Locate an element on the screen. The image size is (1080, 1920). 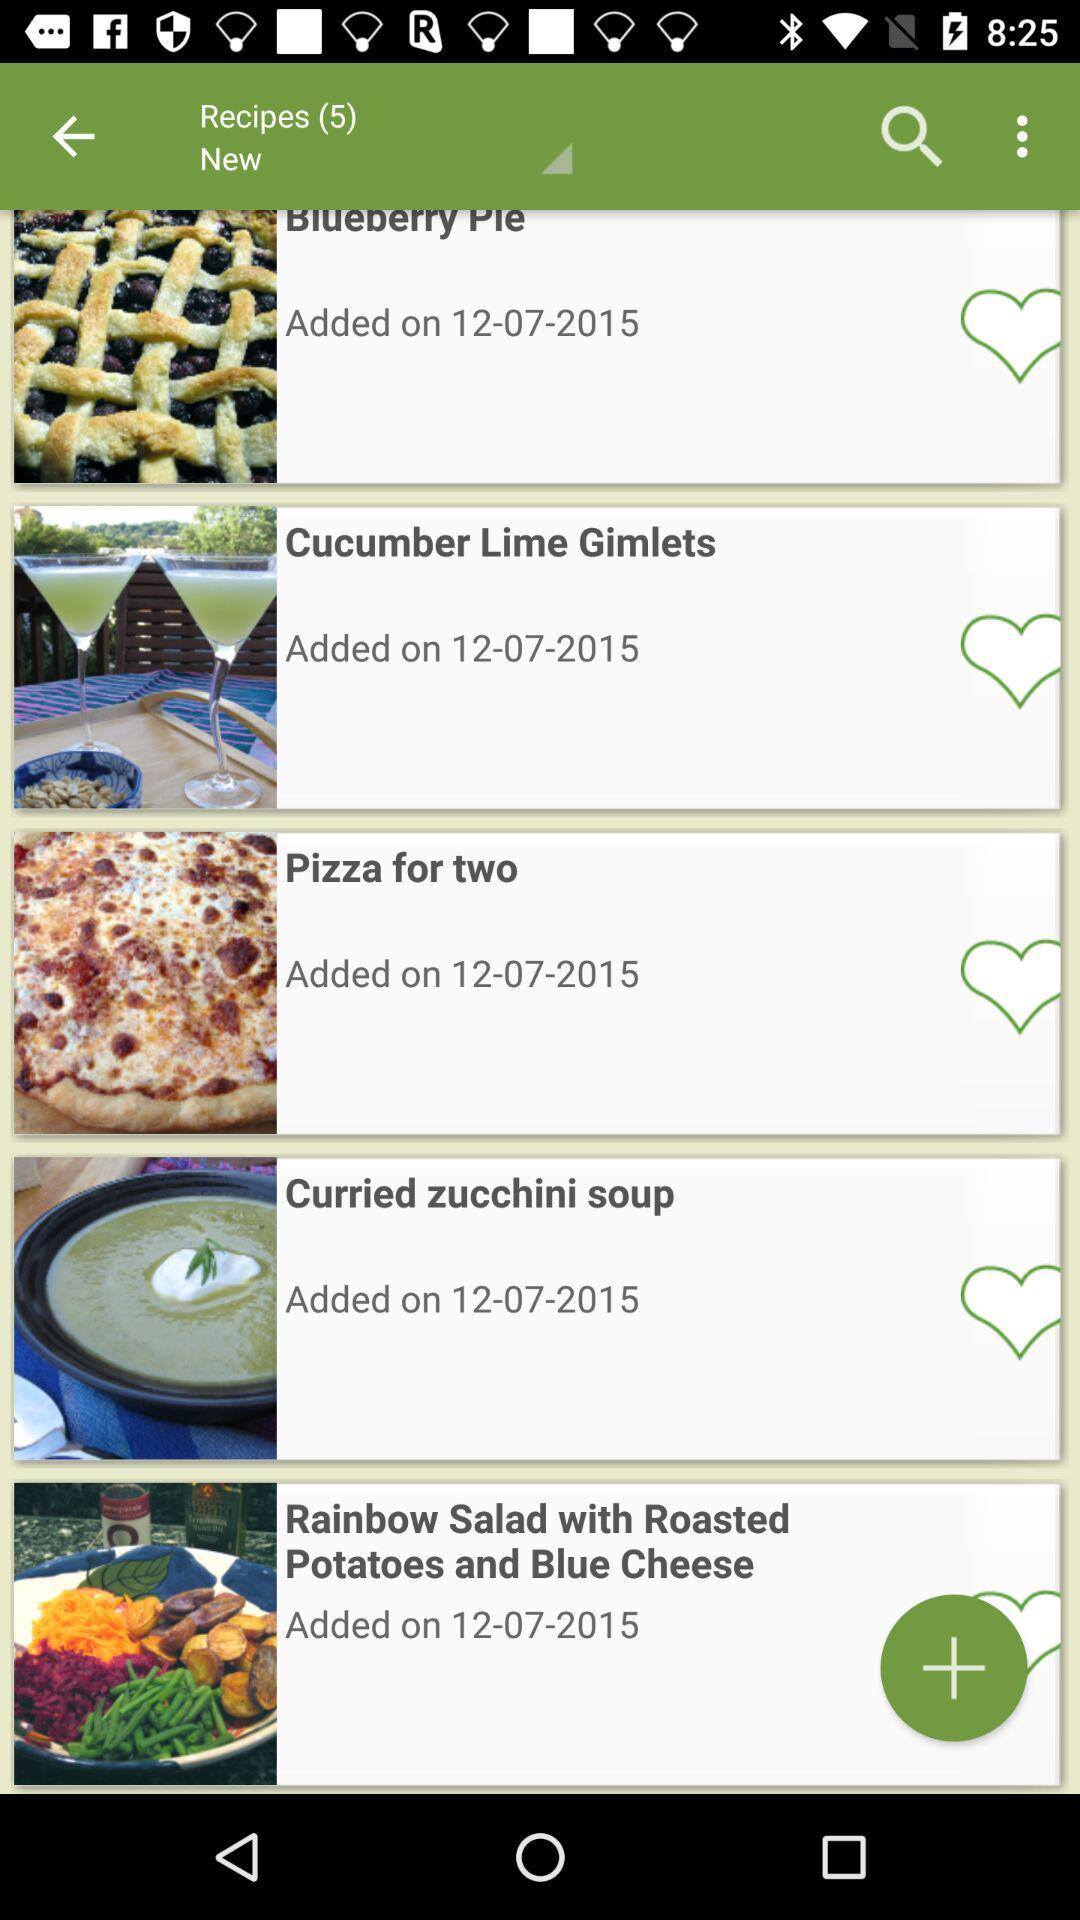
to favorites is located at coordinates (997, 660).